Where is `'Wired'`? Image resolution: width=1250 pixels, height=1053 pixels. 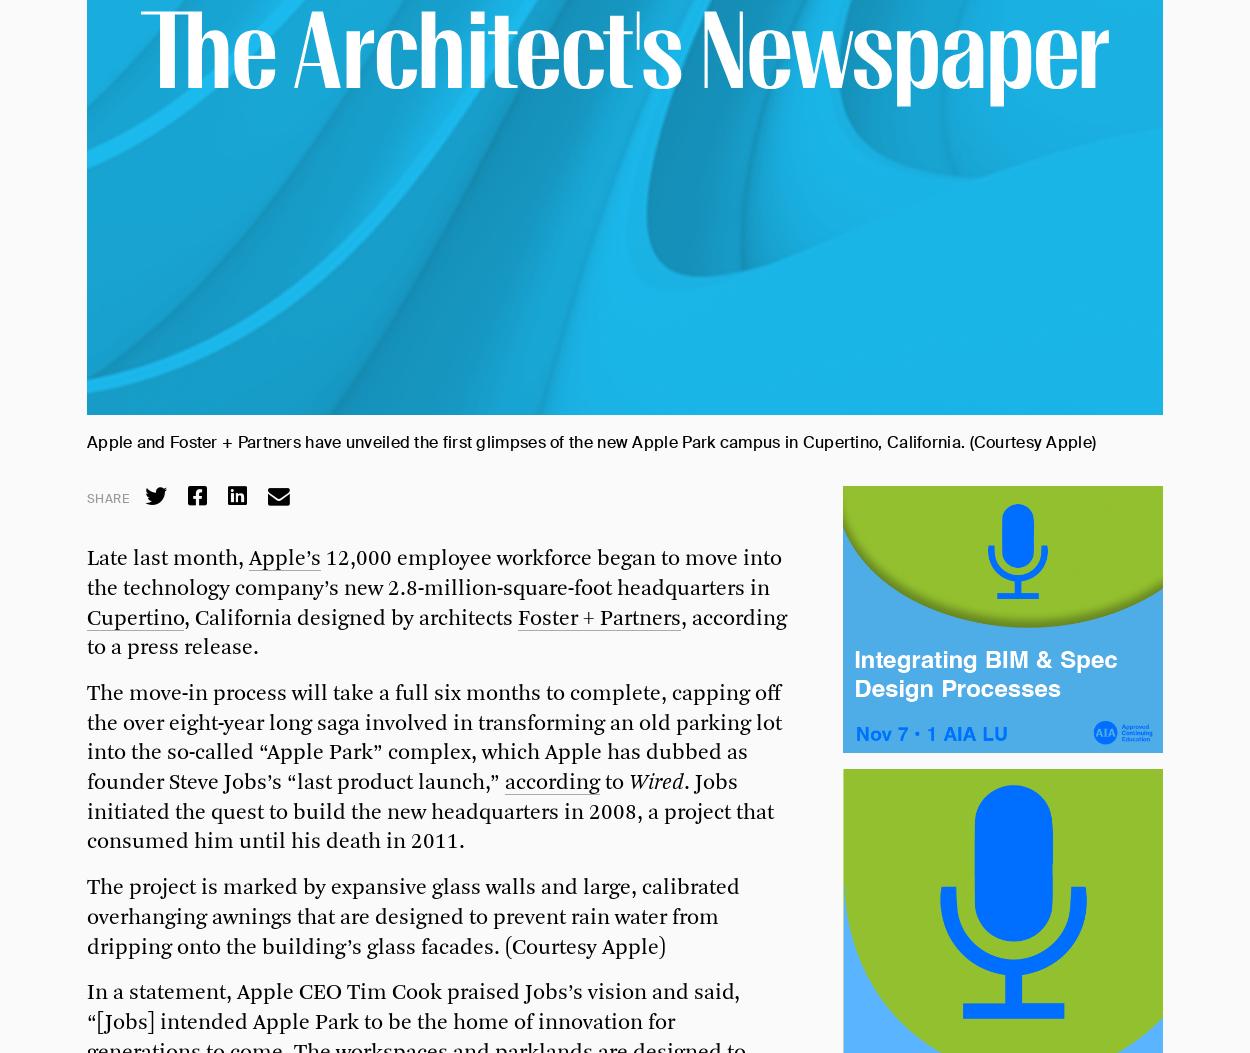 'Wired' is located at coordinates (656, 783).